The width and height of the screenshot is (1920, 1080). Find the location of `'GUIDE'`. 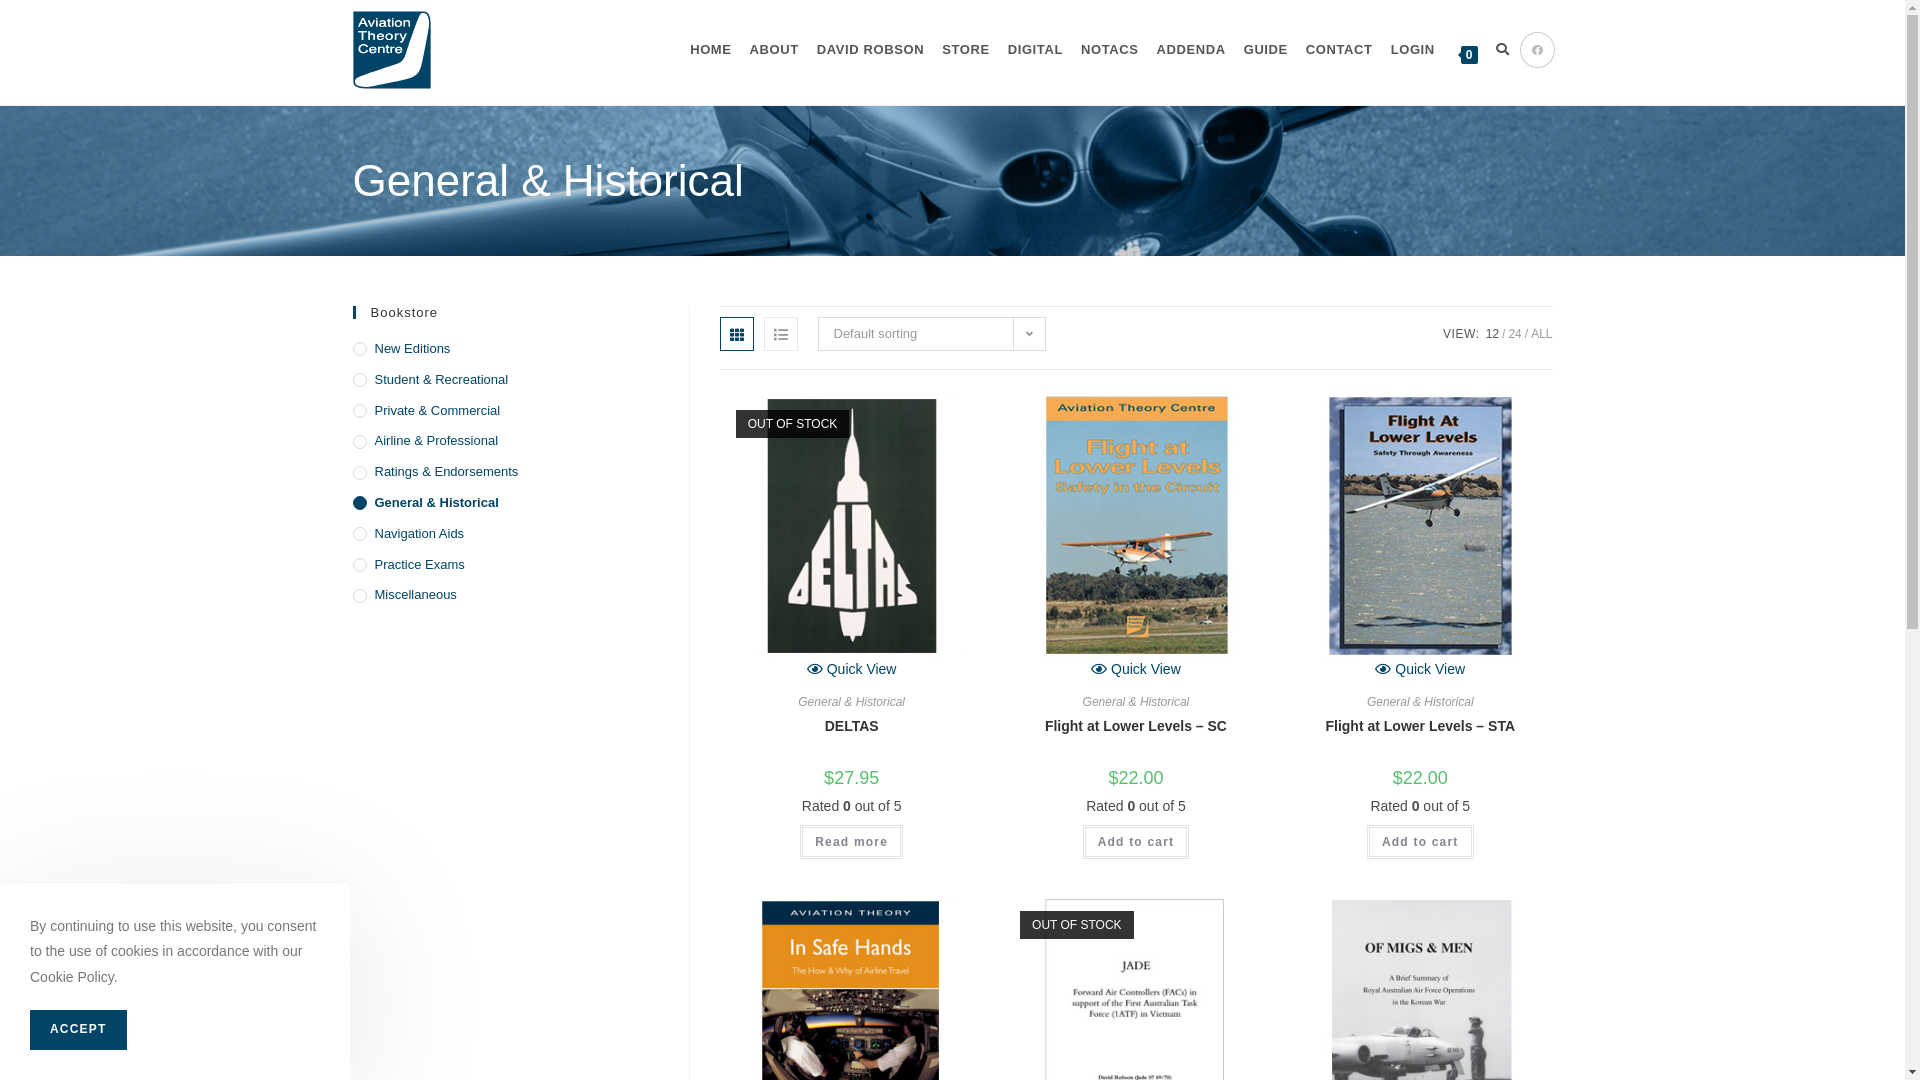

'GUIDE' is located at coordinates (1265, 49).